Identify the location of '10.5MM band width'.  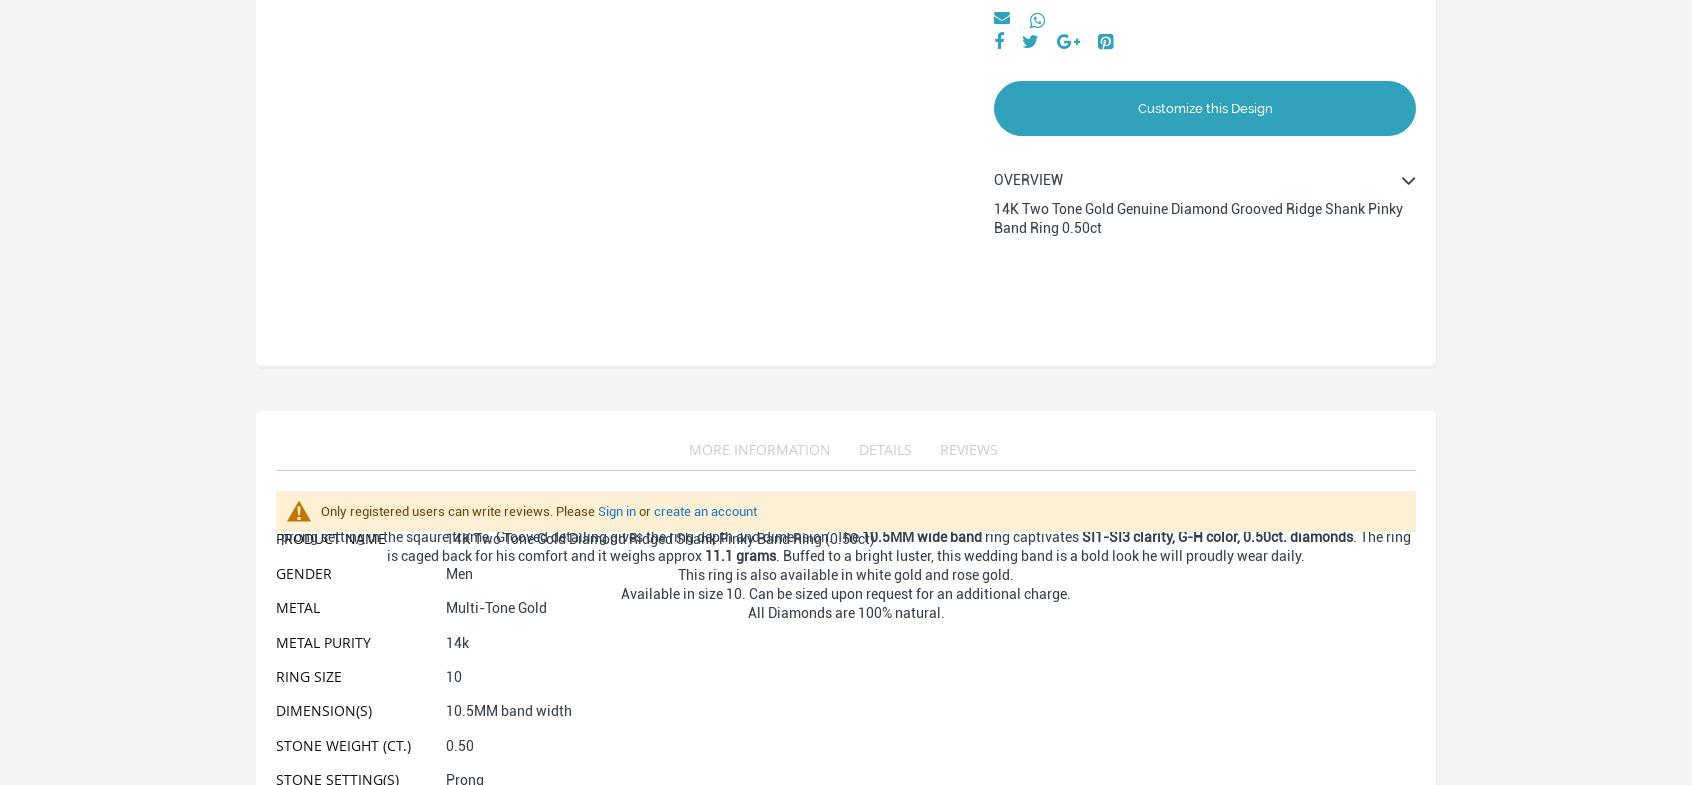
(508, 710).